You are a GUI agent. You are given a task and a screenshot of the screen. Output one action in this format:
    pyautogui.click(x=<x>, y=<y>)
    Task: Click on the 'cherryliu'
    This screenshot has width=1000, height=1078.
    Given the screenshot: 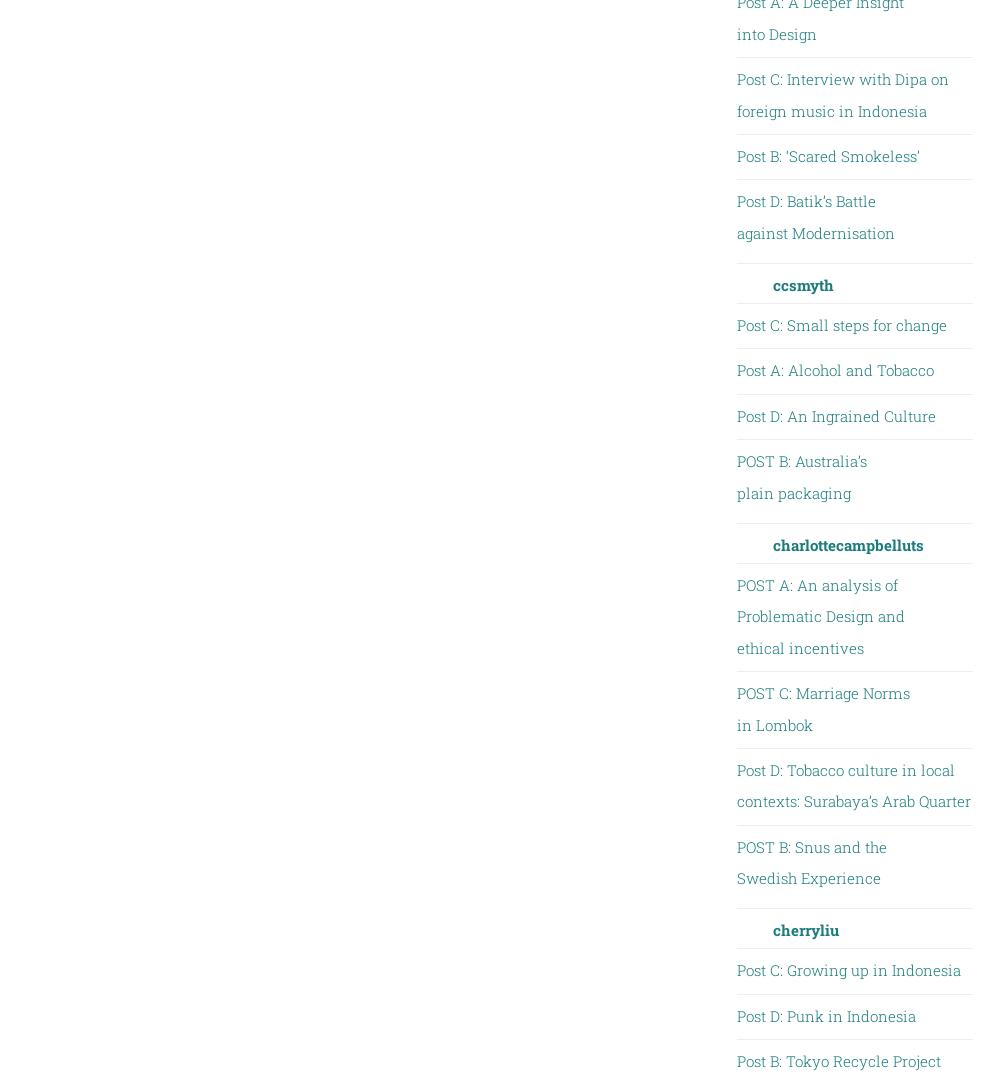 What is the action you would take?
    pyautogui.click(x=805, y=928)
    